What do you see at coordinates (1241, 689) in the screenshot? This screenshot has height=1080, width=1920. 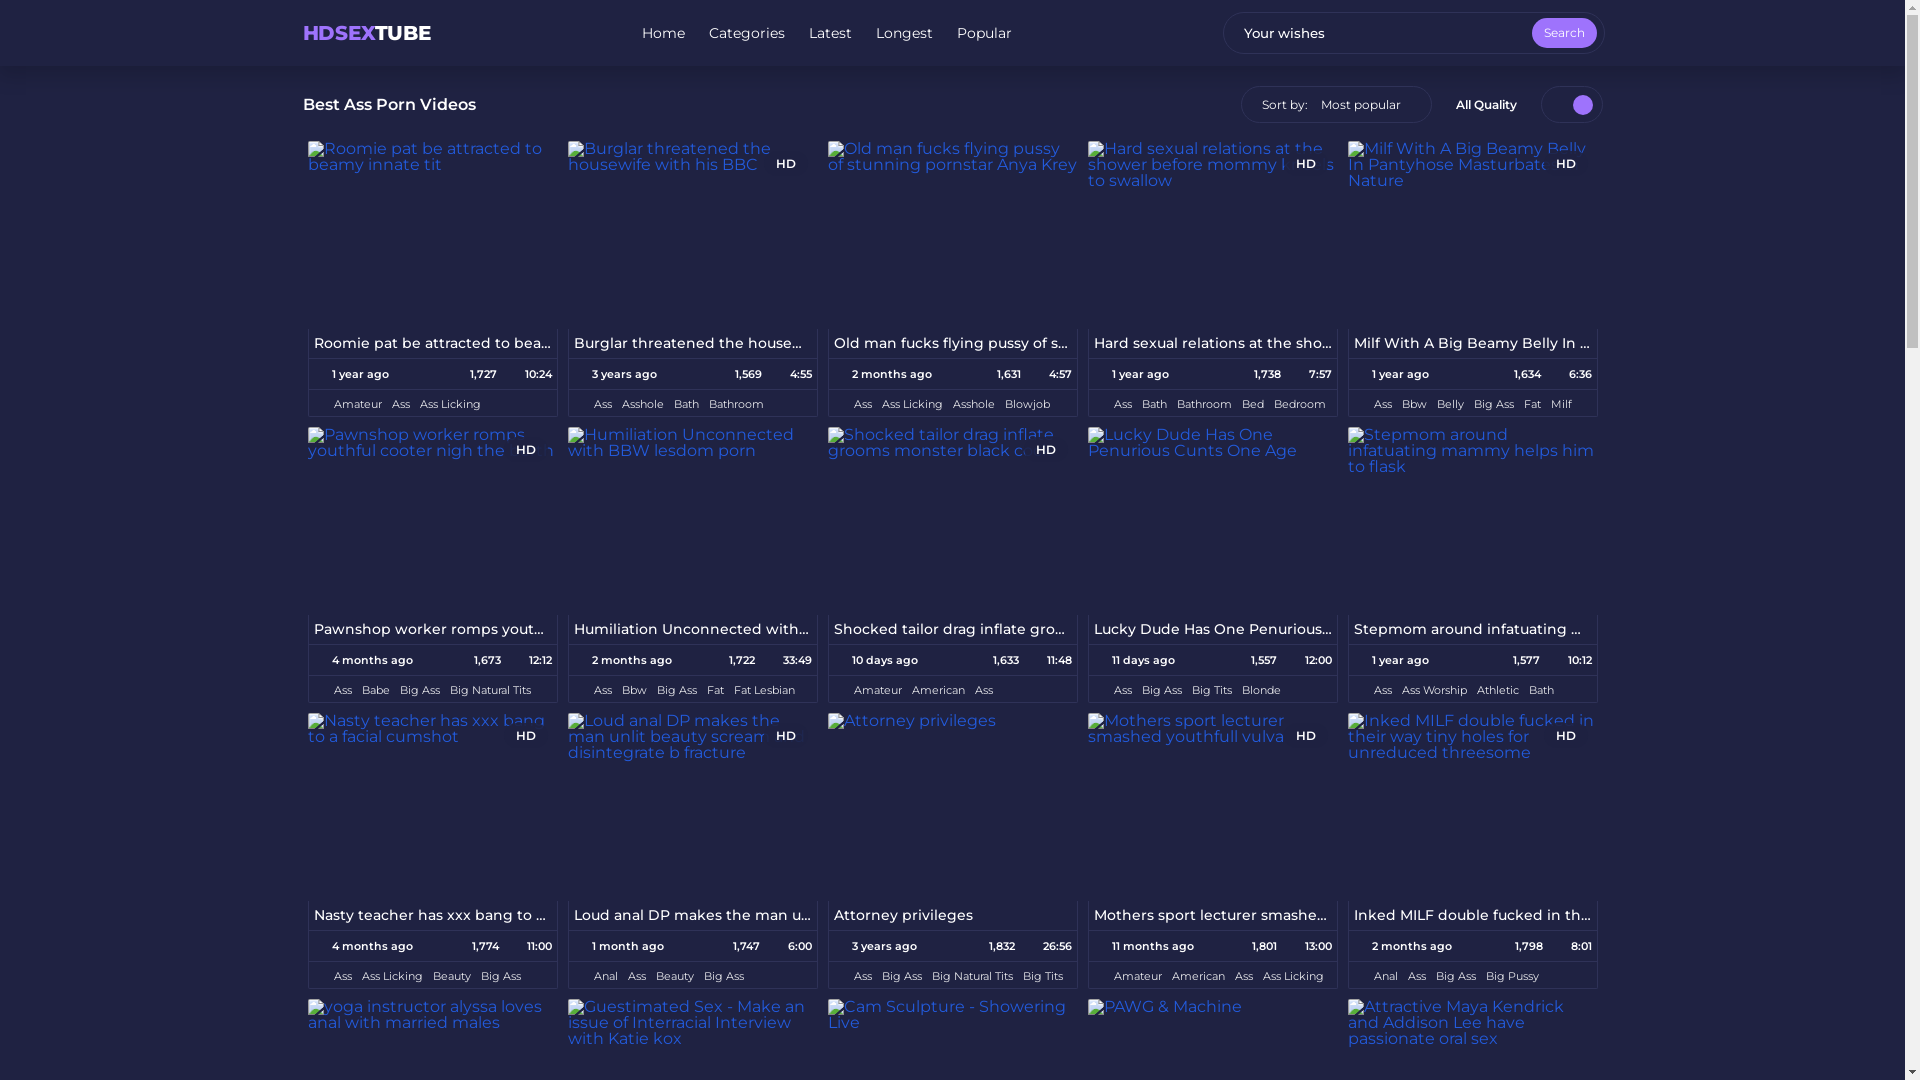 I see `'Blonde'` at bounding box center [1241, 689].